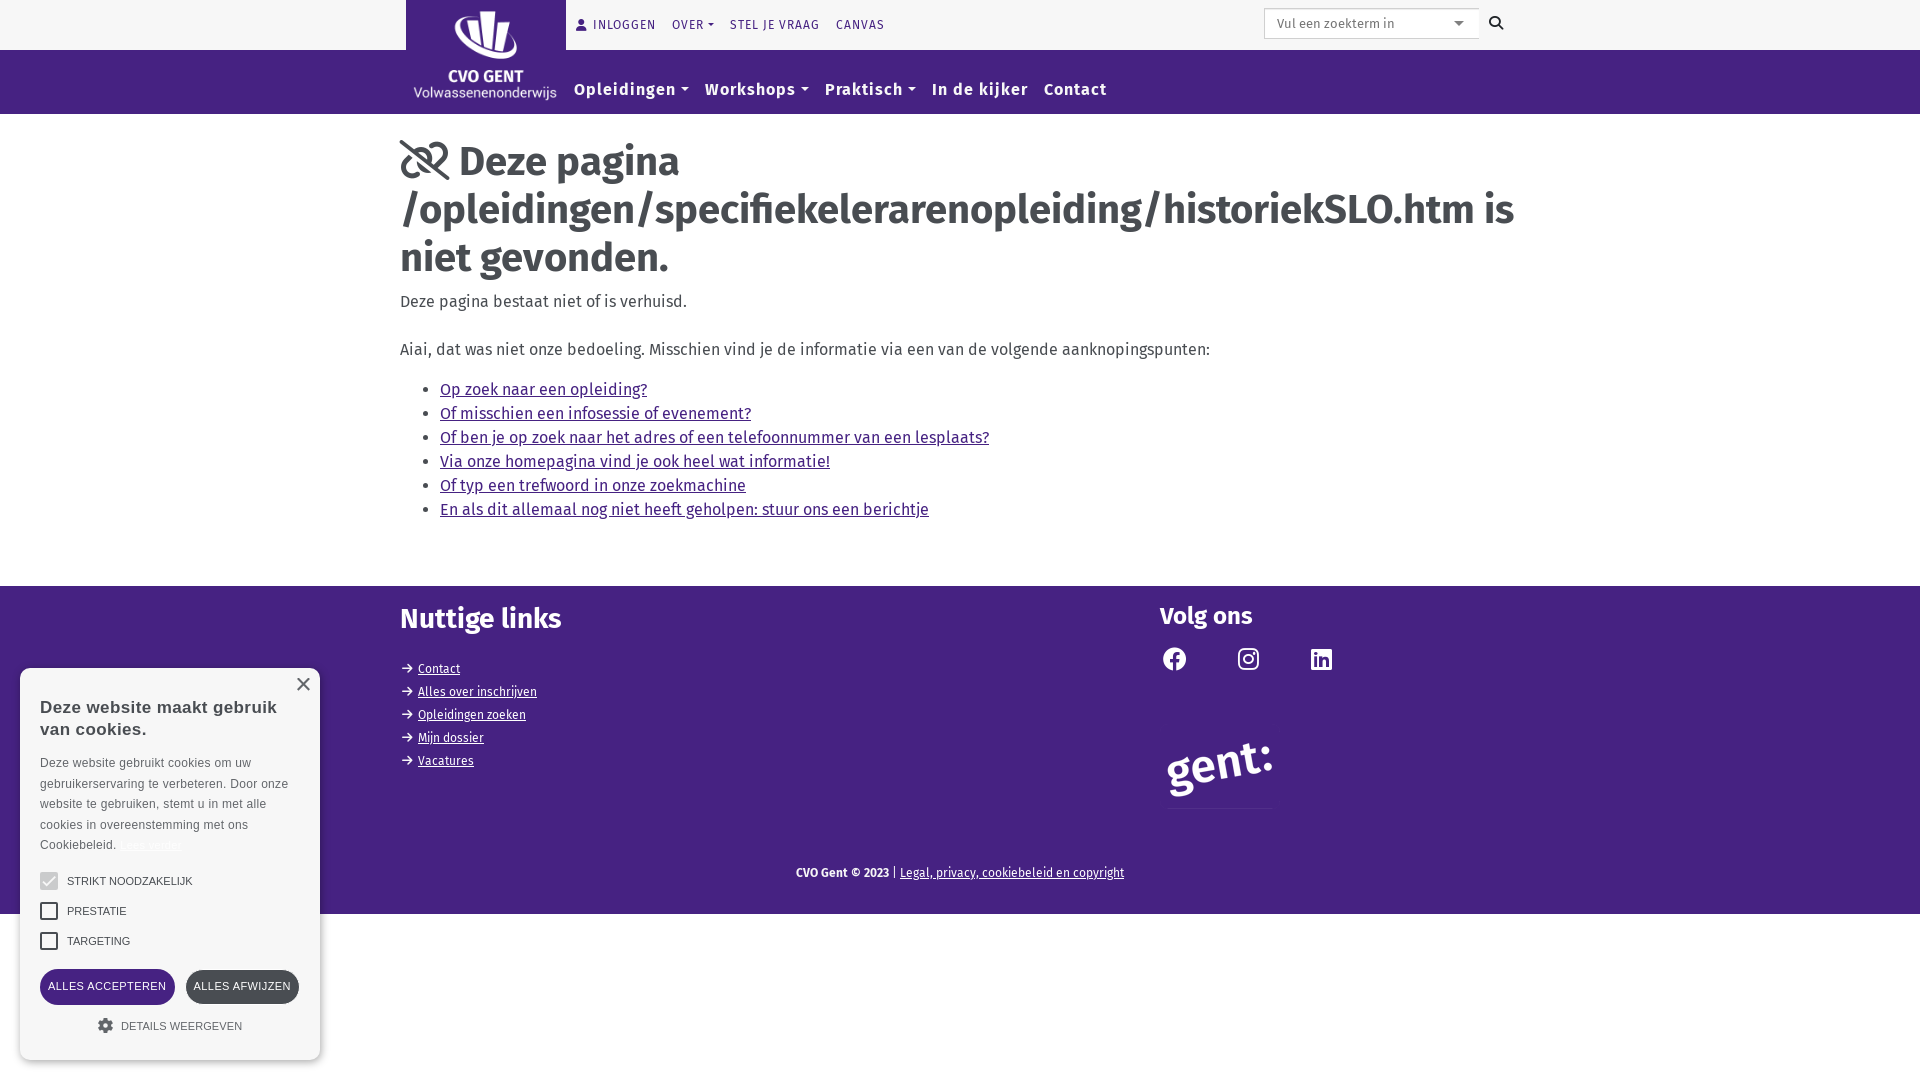 Image resolution: width=1920 pixels, height=1080 pixels. What do you see at coordinates (543, 389) in the screenshot?
I see `'Op zoek naar een opleiding?'` at bounding box center [543, 389].